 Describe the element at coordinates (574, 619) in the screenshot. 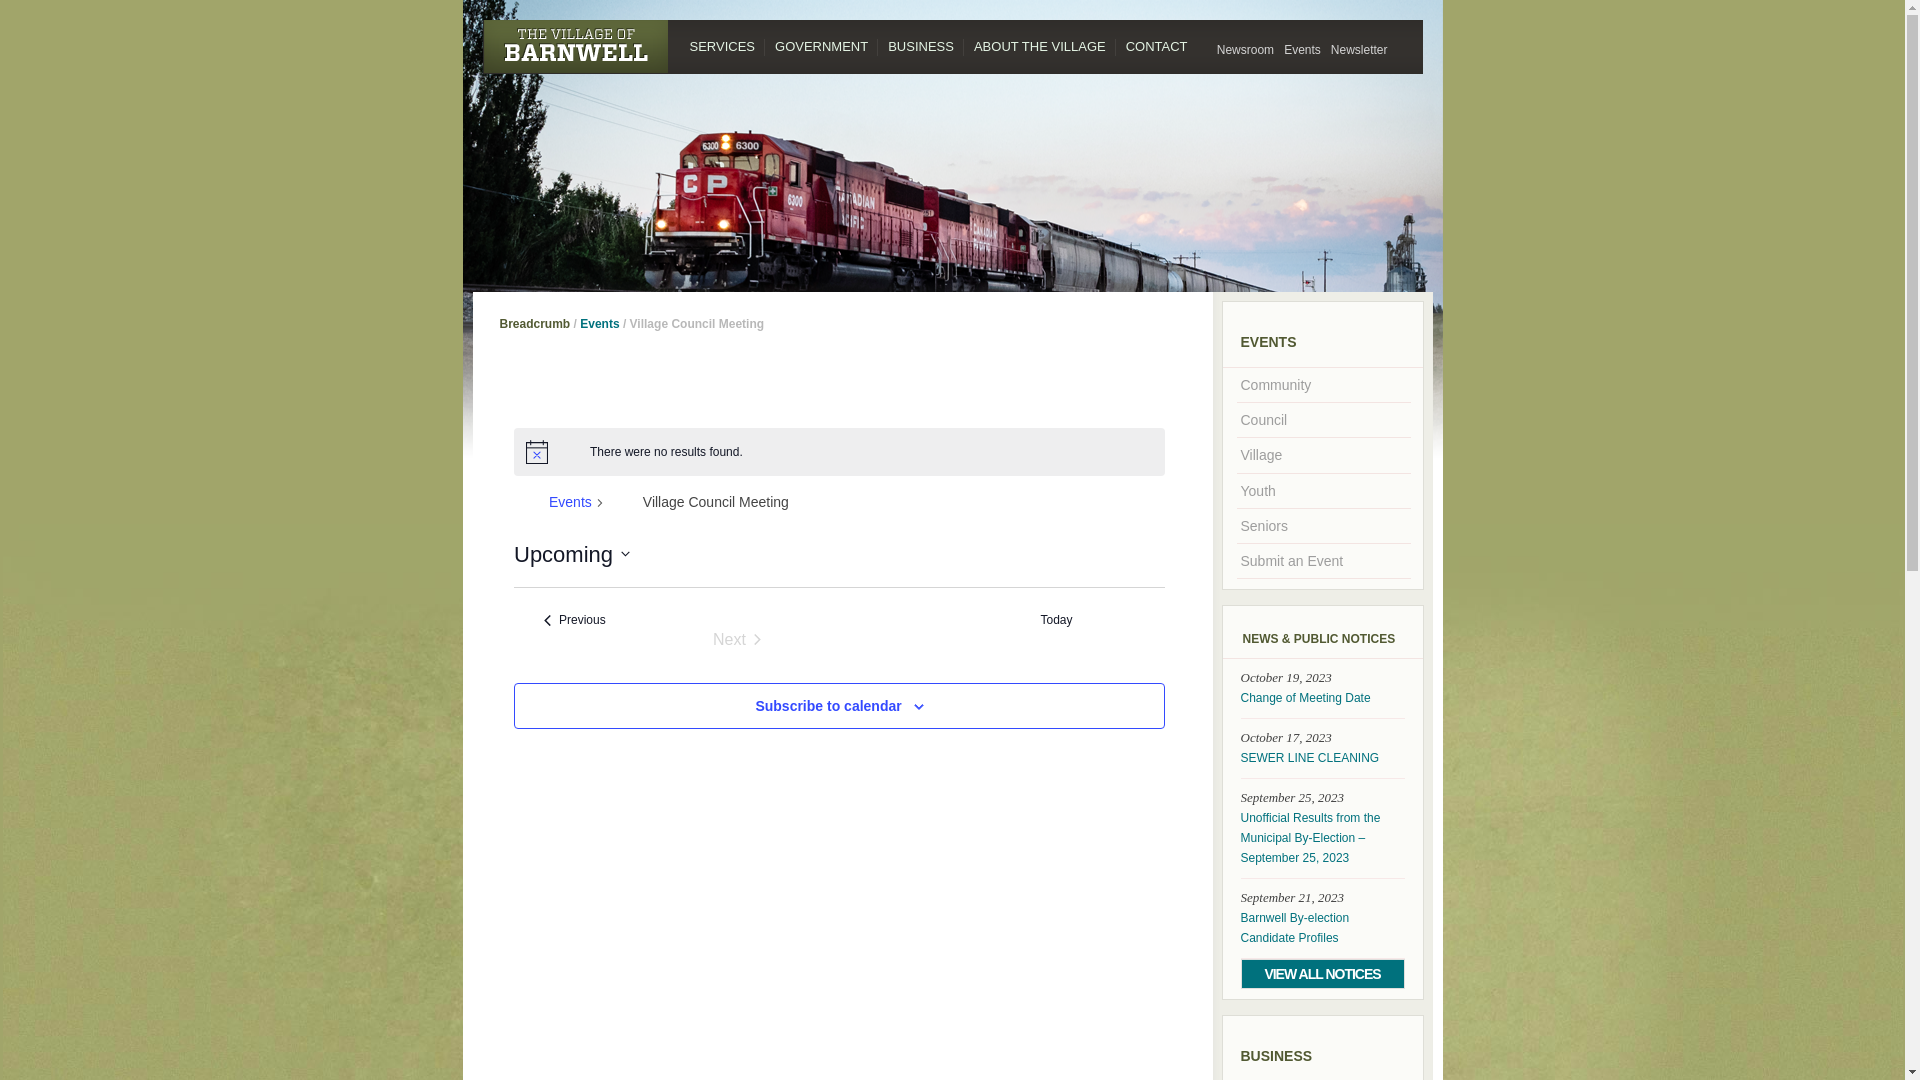

I see `'Previous` at that location.